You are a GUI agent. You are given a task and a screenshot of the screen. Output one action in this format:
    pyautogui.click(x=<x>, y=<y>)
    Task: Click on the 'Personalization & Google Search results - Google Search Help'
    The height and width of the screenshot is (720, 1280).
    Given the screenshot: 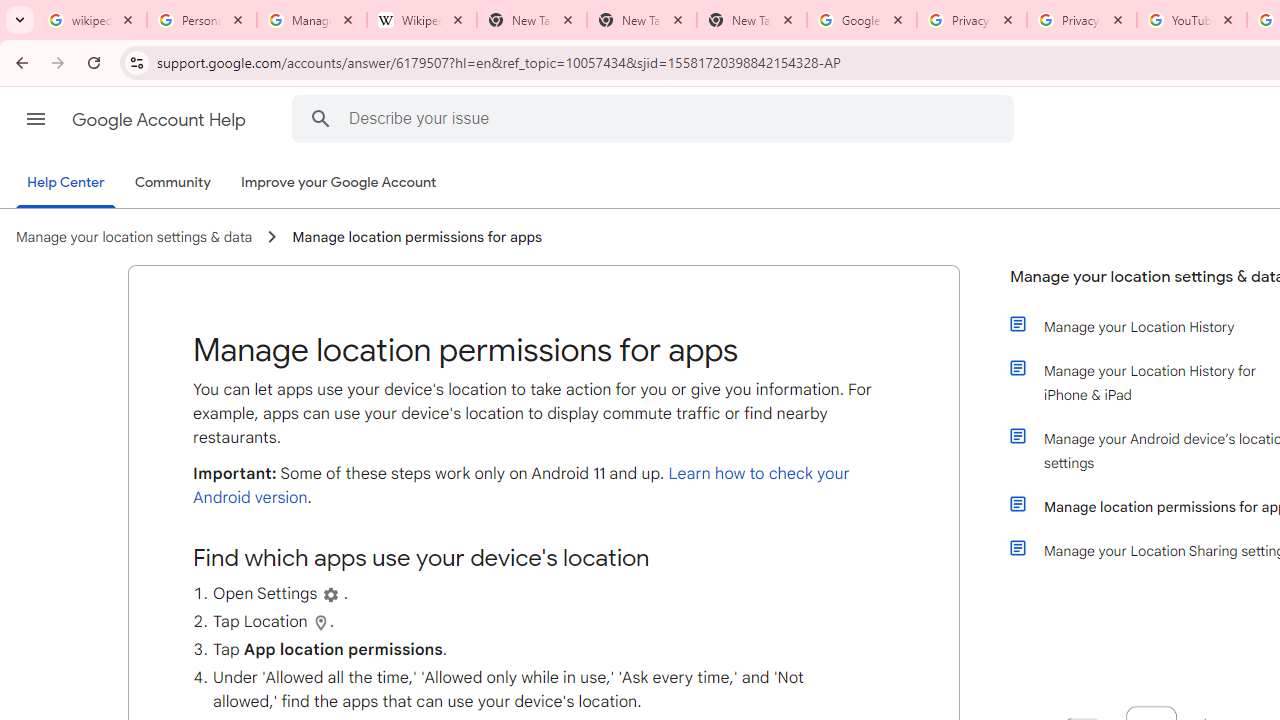 What is the action you would take?
    pyautogui.click(x=202, y=20)
    